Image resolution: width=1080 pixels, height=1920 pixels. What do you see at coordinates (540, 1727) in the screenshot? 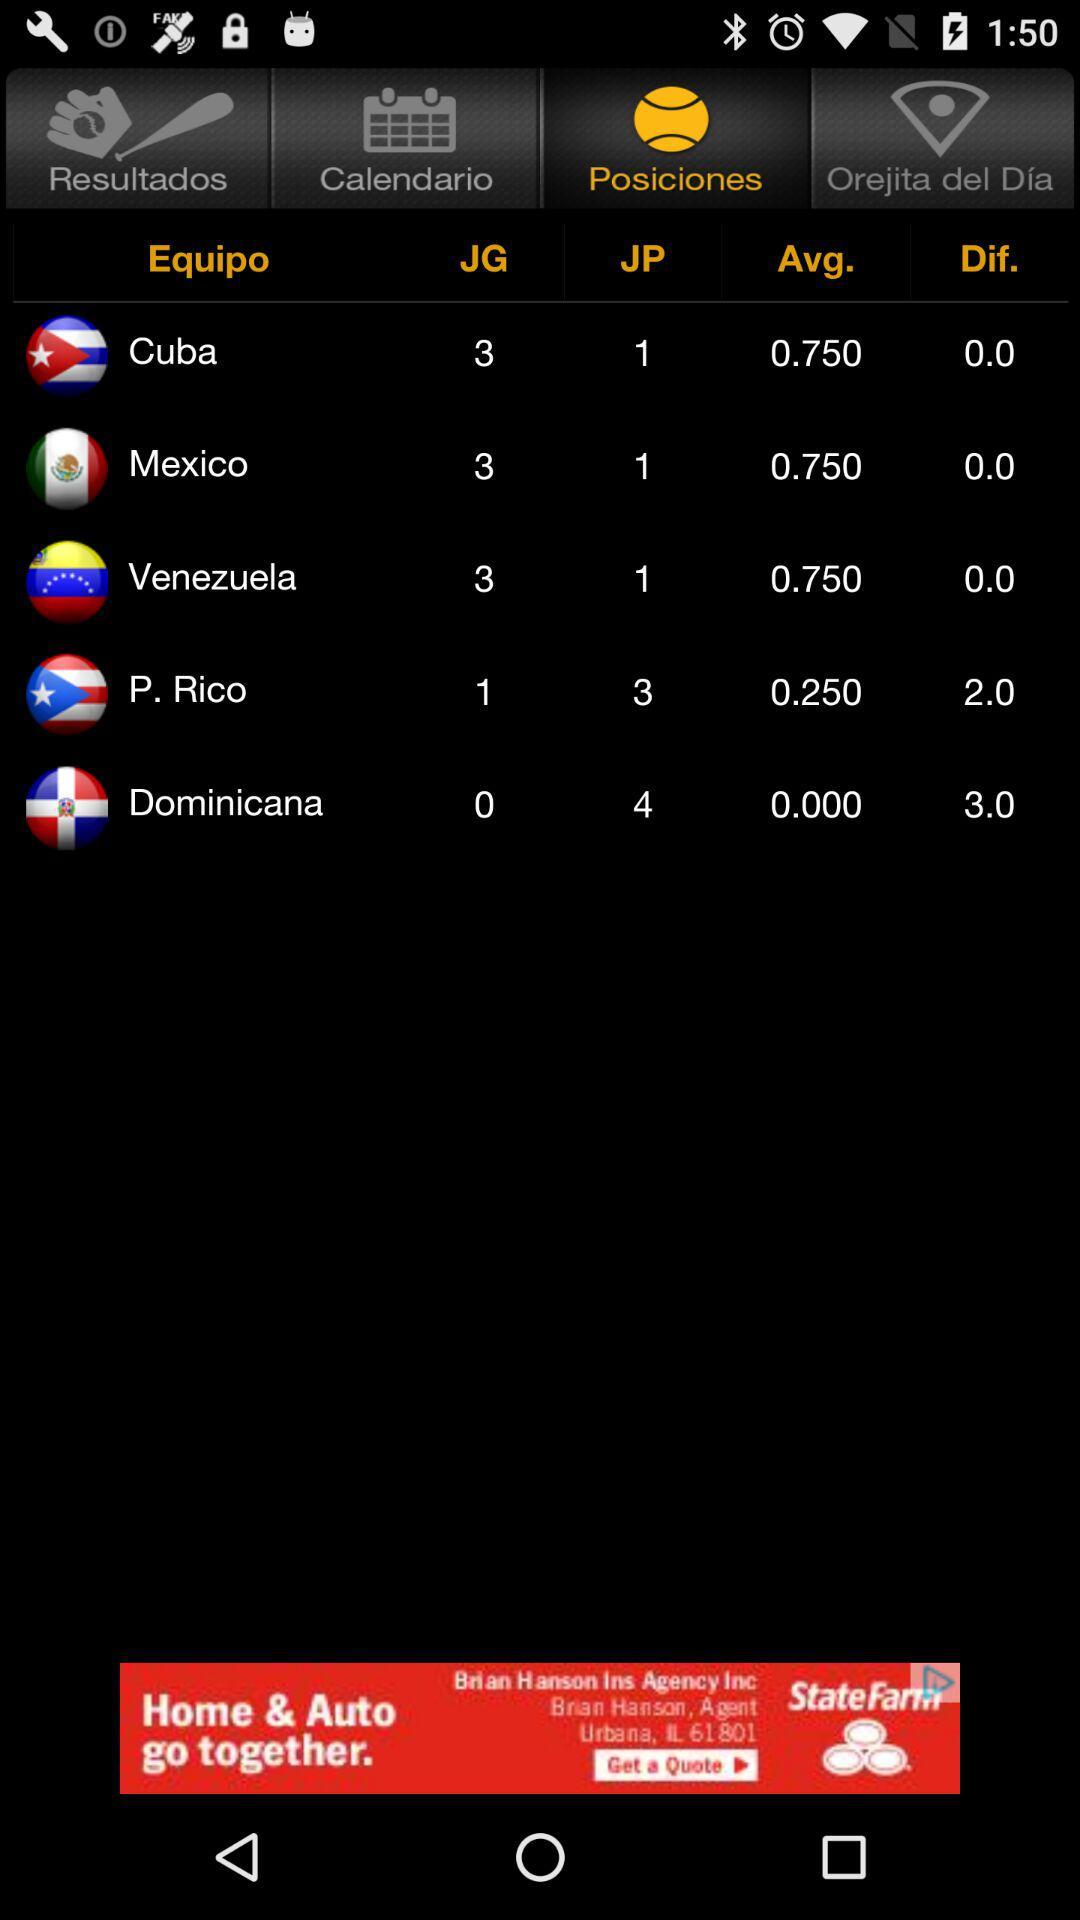
I see `visualizar anncio` at bounding box center [540, 1727].